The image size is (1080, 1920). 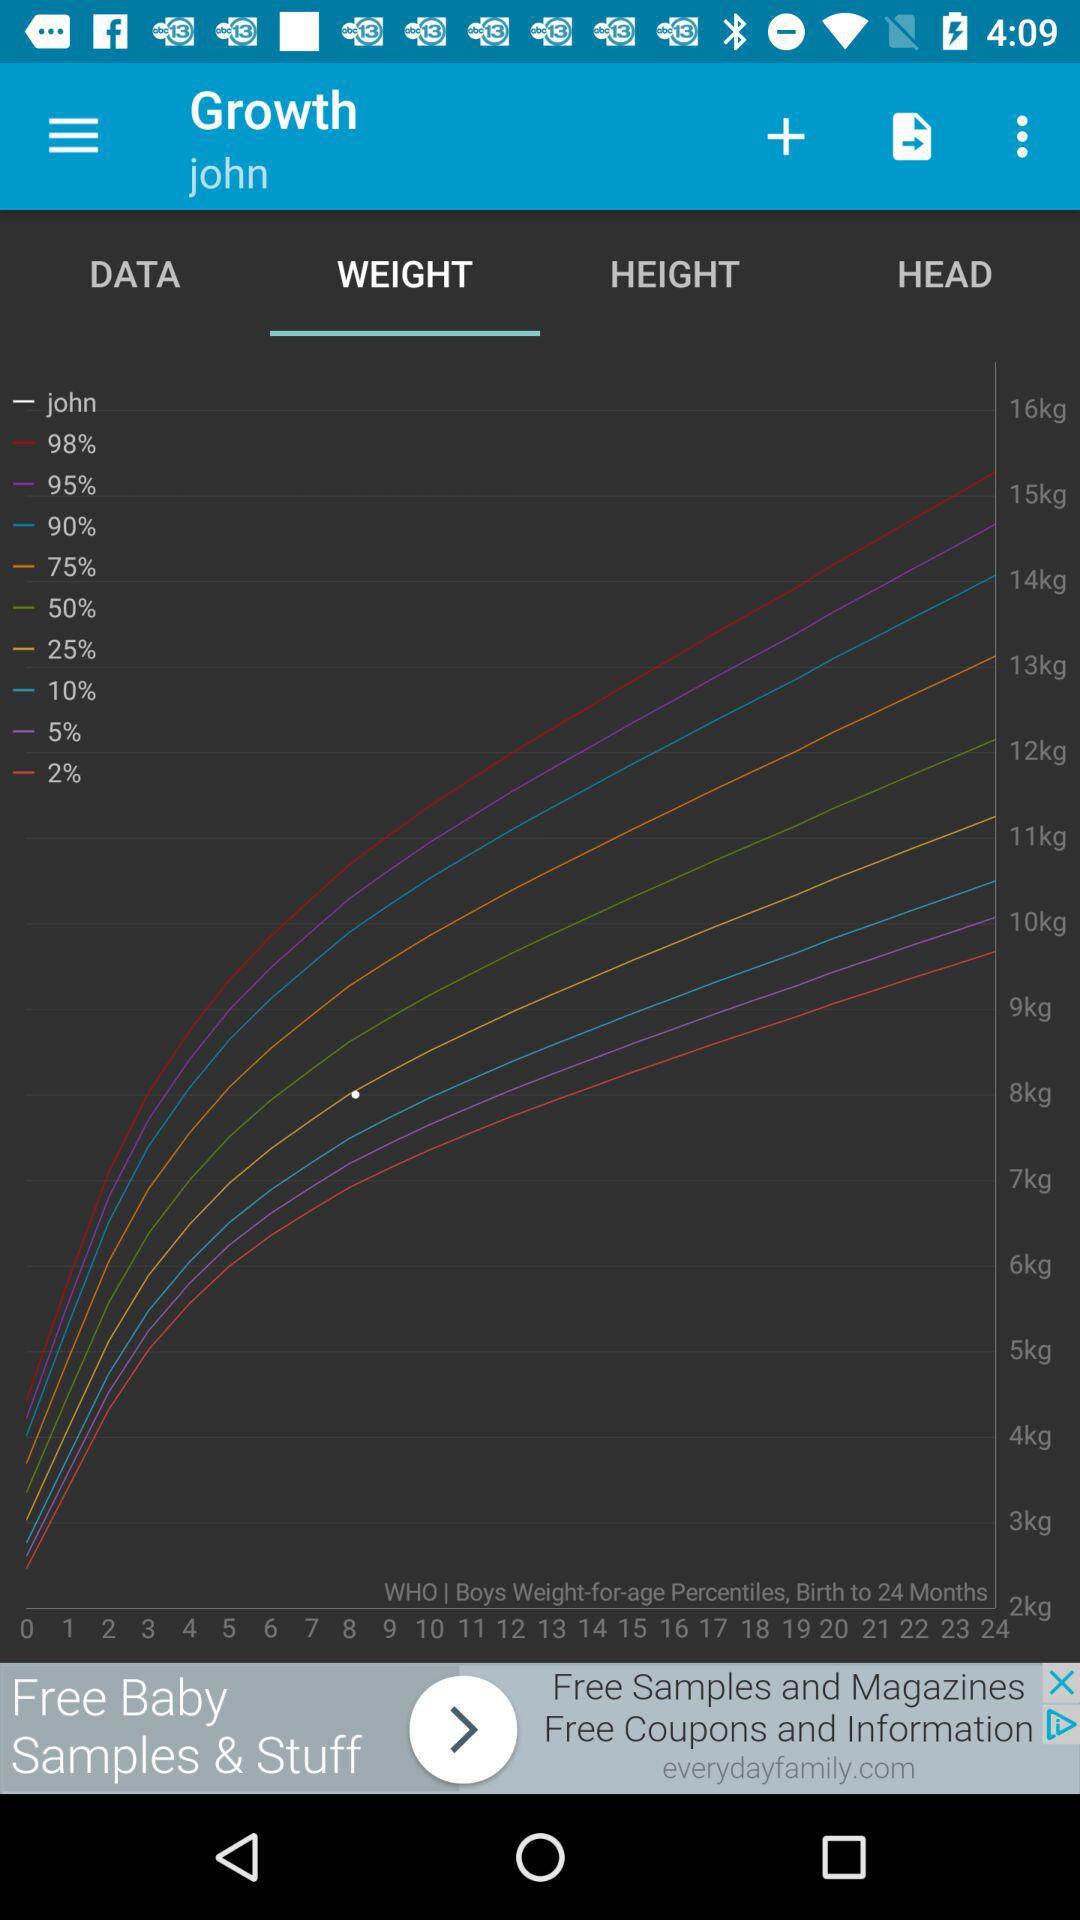 What do you see at coordinates (540, 1727) in the screenshot?
I see `advertisement` at bounding box center [540, 1727].